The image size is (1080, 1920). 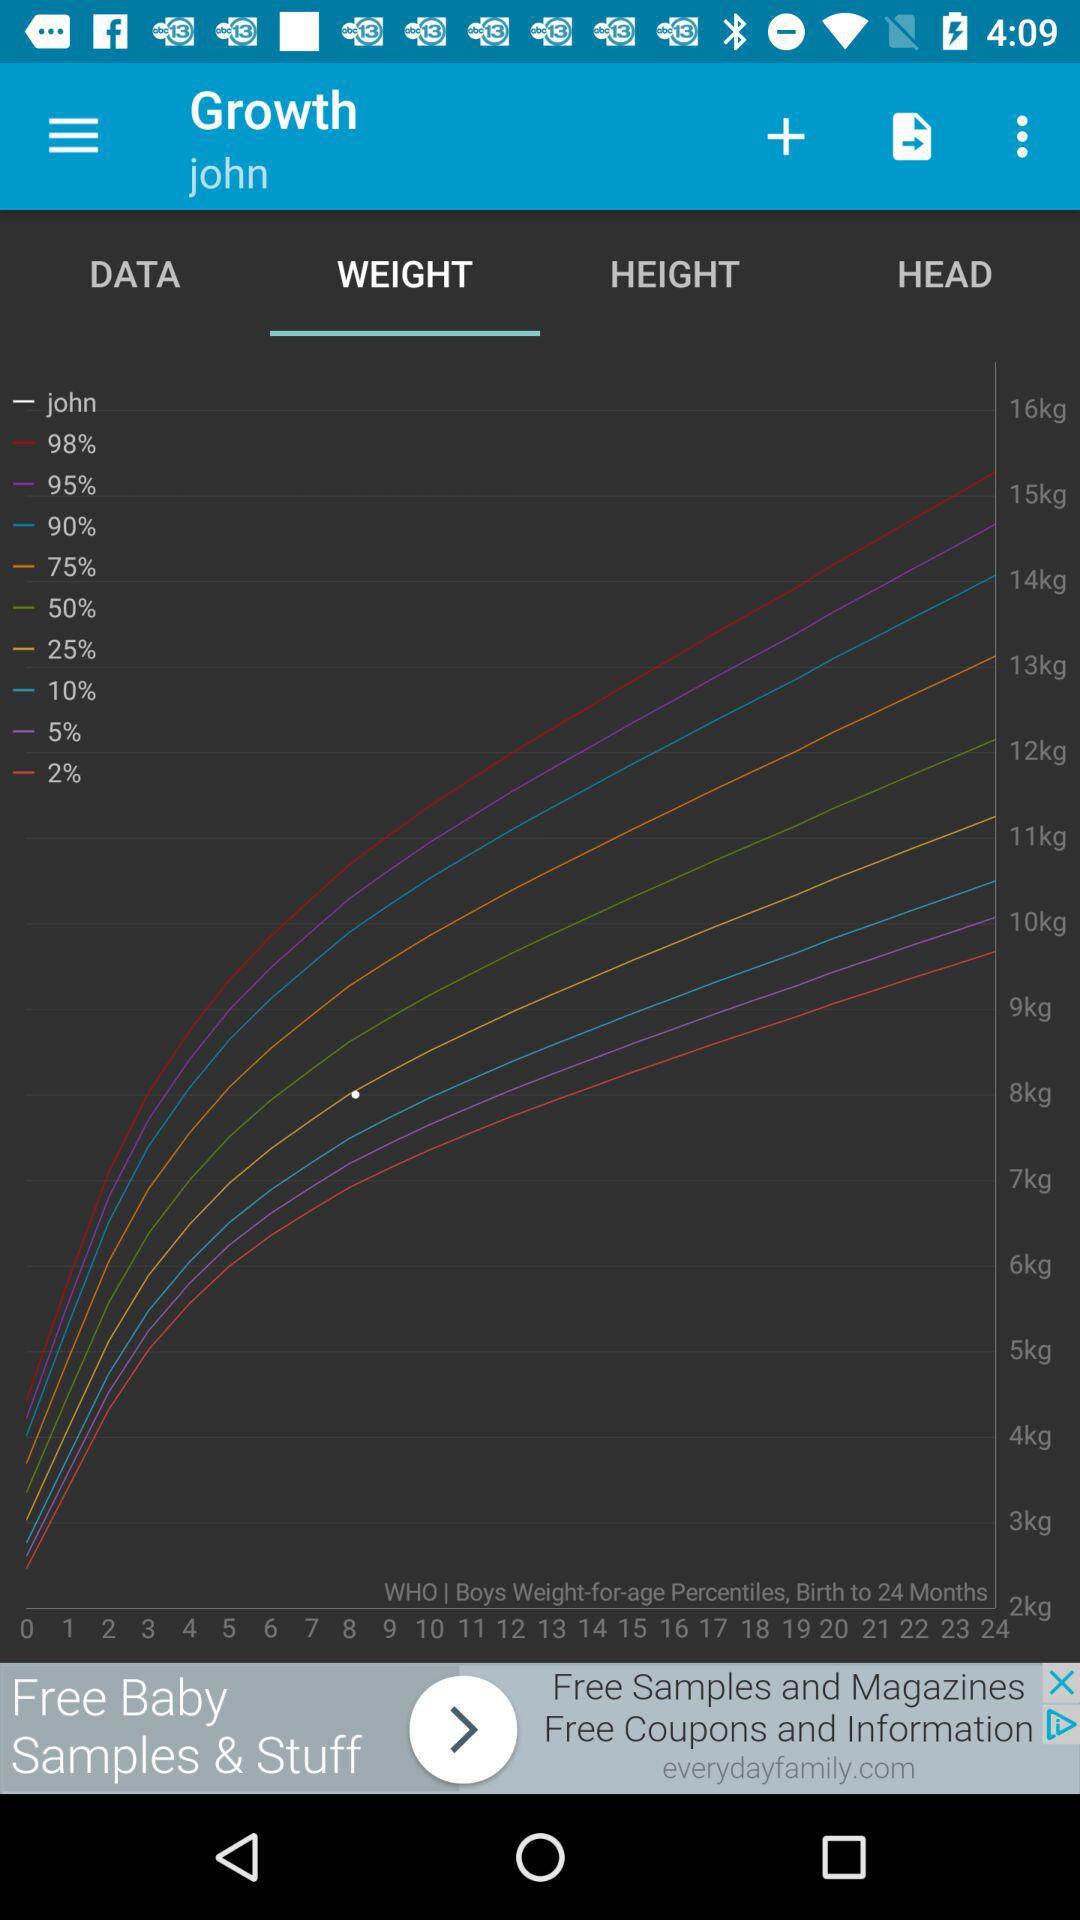 What do you see at coordinates (540, 1727) in the screenshot?
I see `advertisement` at bounding box center [540, 1727].